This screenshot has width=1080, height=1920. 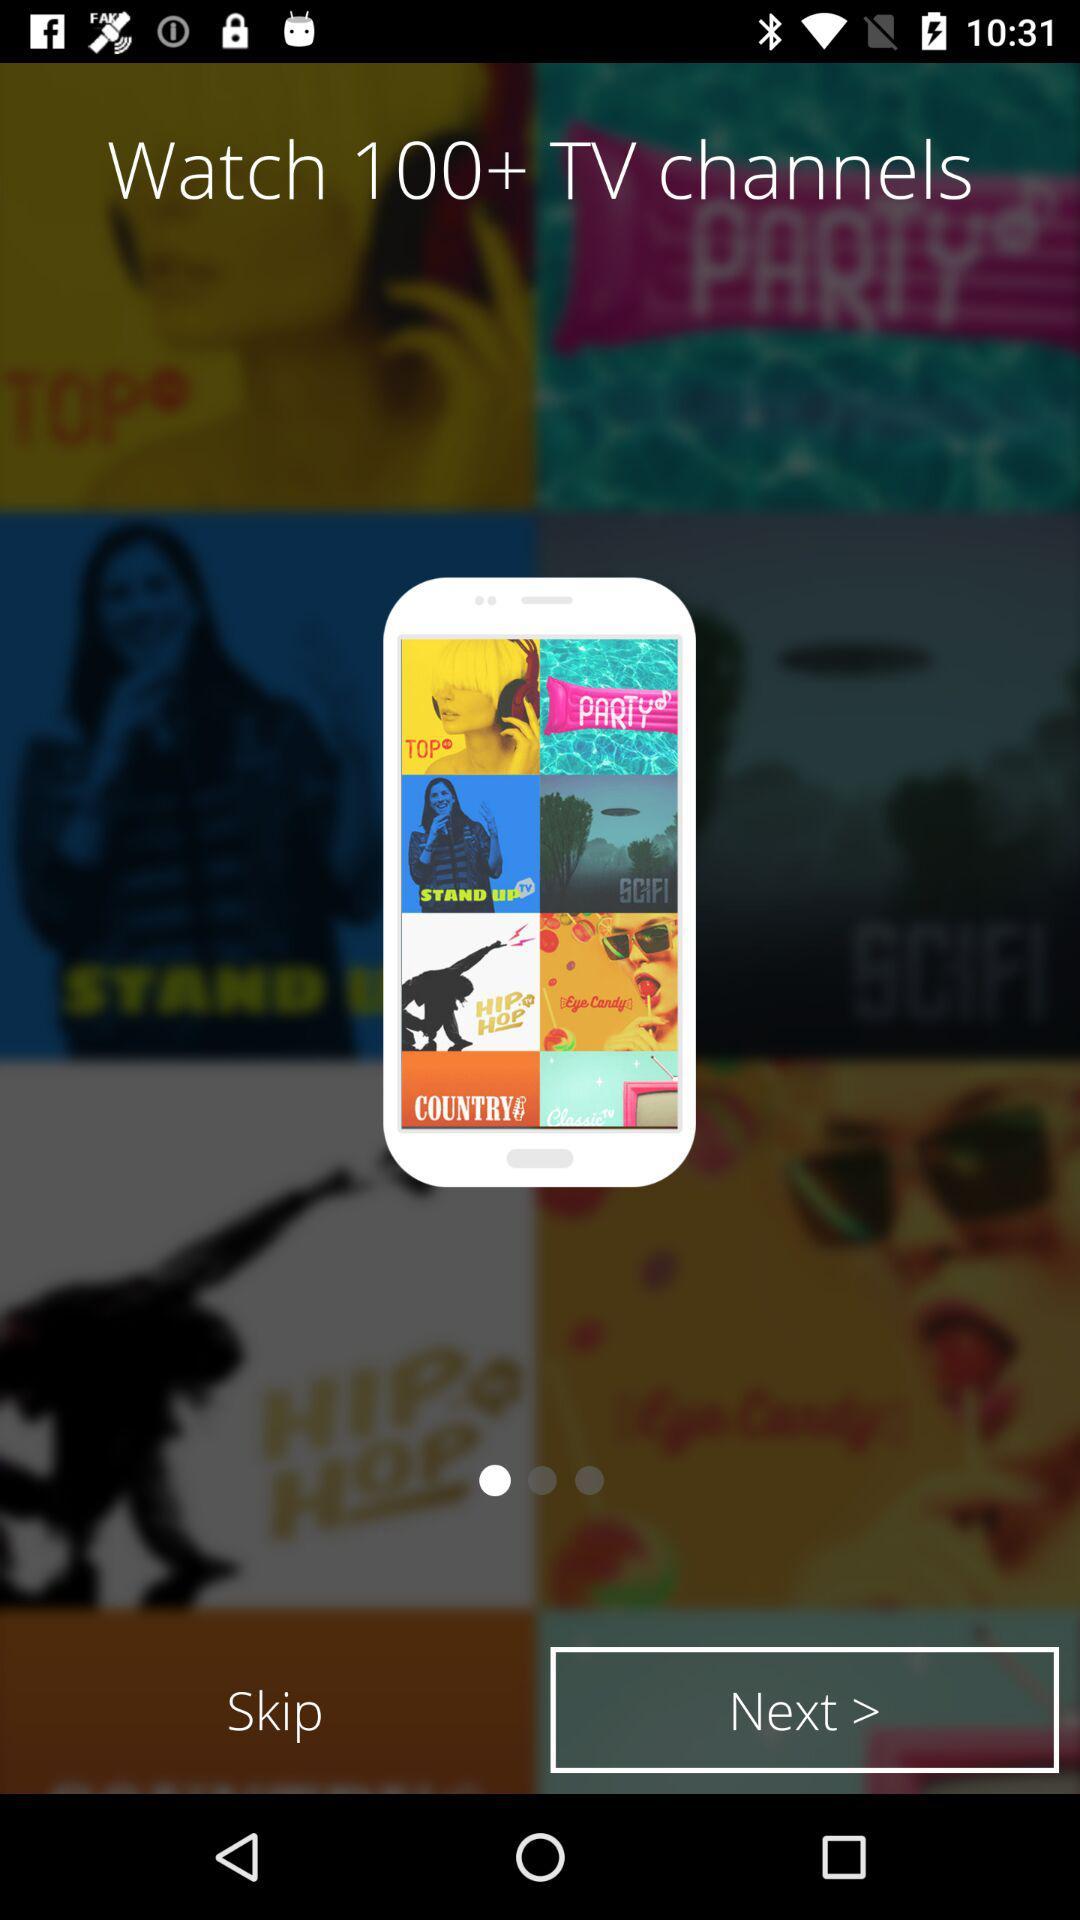 What do you see at coordinates (803, 1708) in the screenshot?
I see `icon to the right of the skip item` at bounding box center [803, 1708].